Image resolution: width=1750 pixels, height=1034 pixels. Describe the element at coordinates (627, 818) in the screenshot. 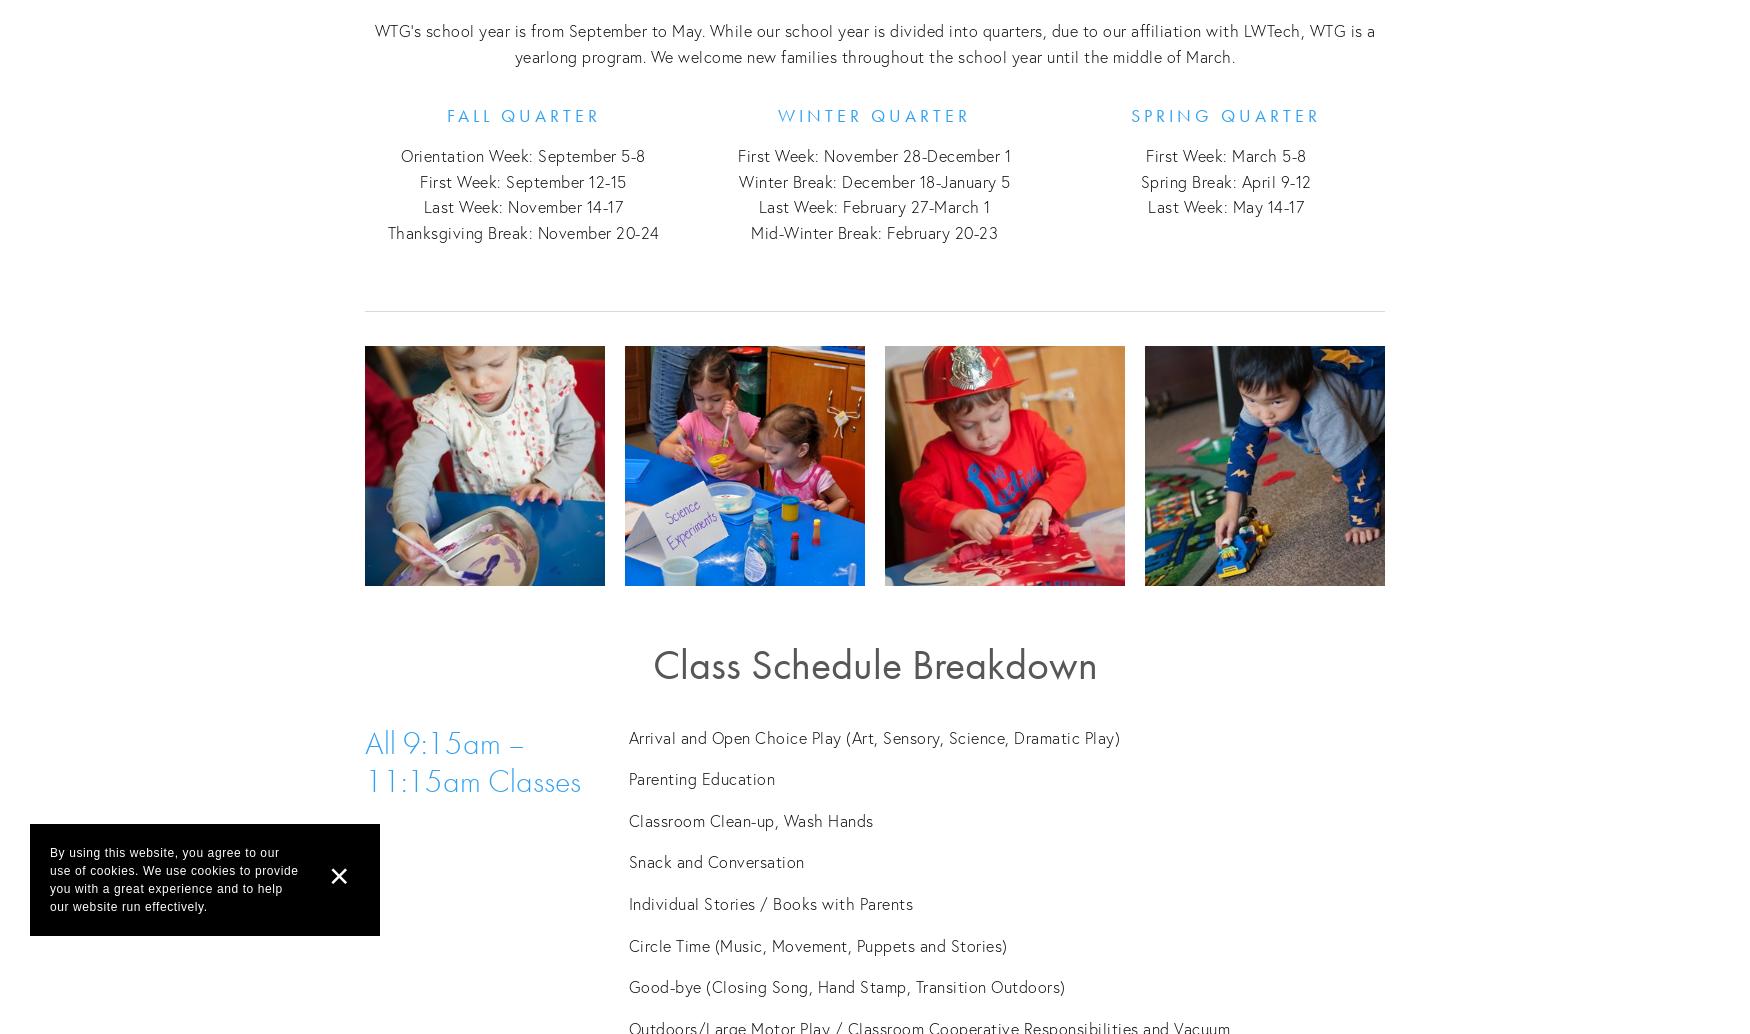

I see `'Classroom Clean-up, Wash Hands'` at that location.